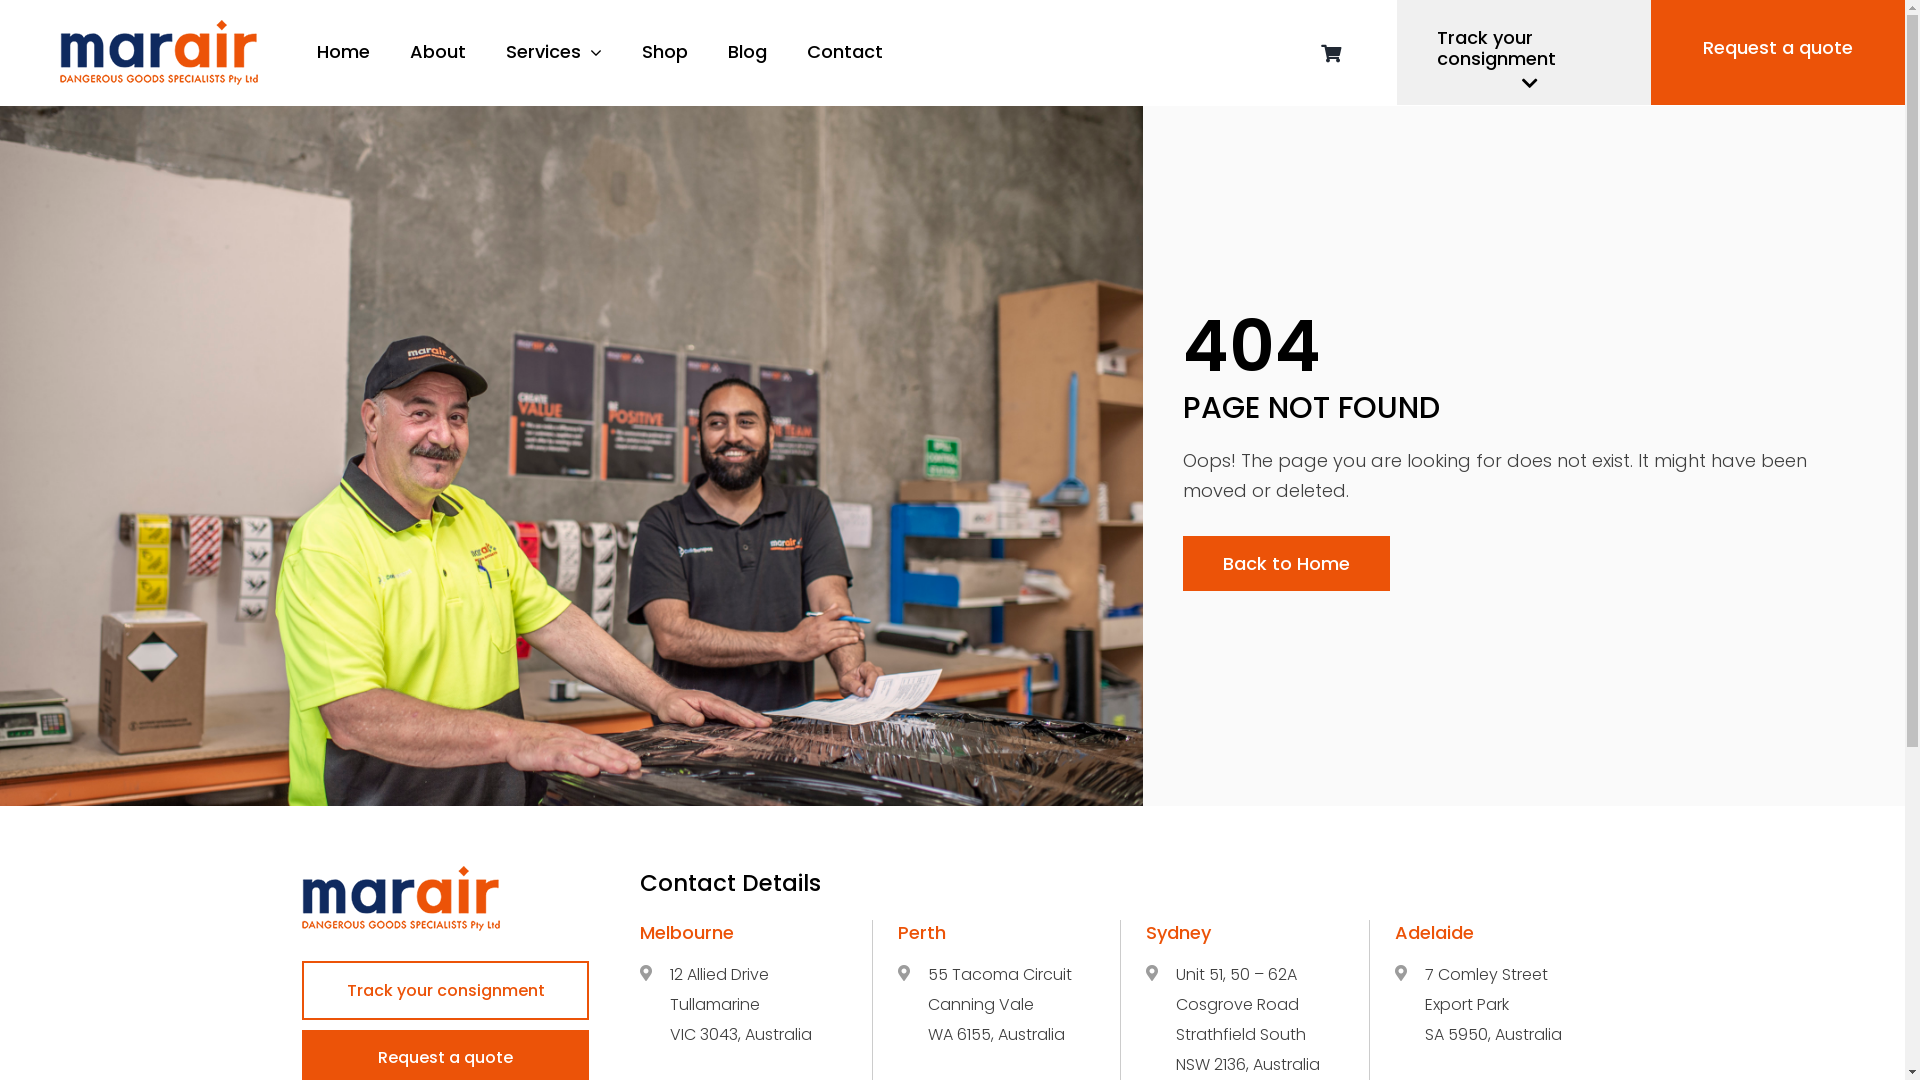 This screenshot has height=1080, width=1920. Describe the element at coordinates (436, 51) in the screenshot. I see `'About'` at that location.